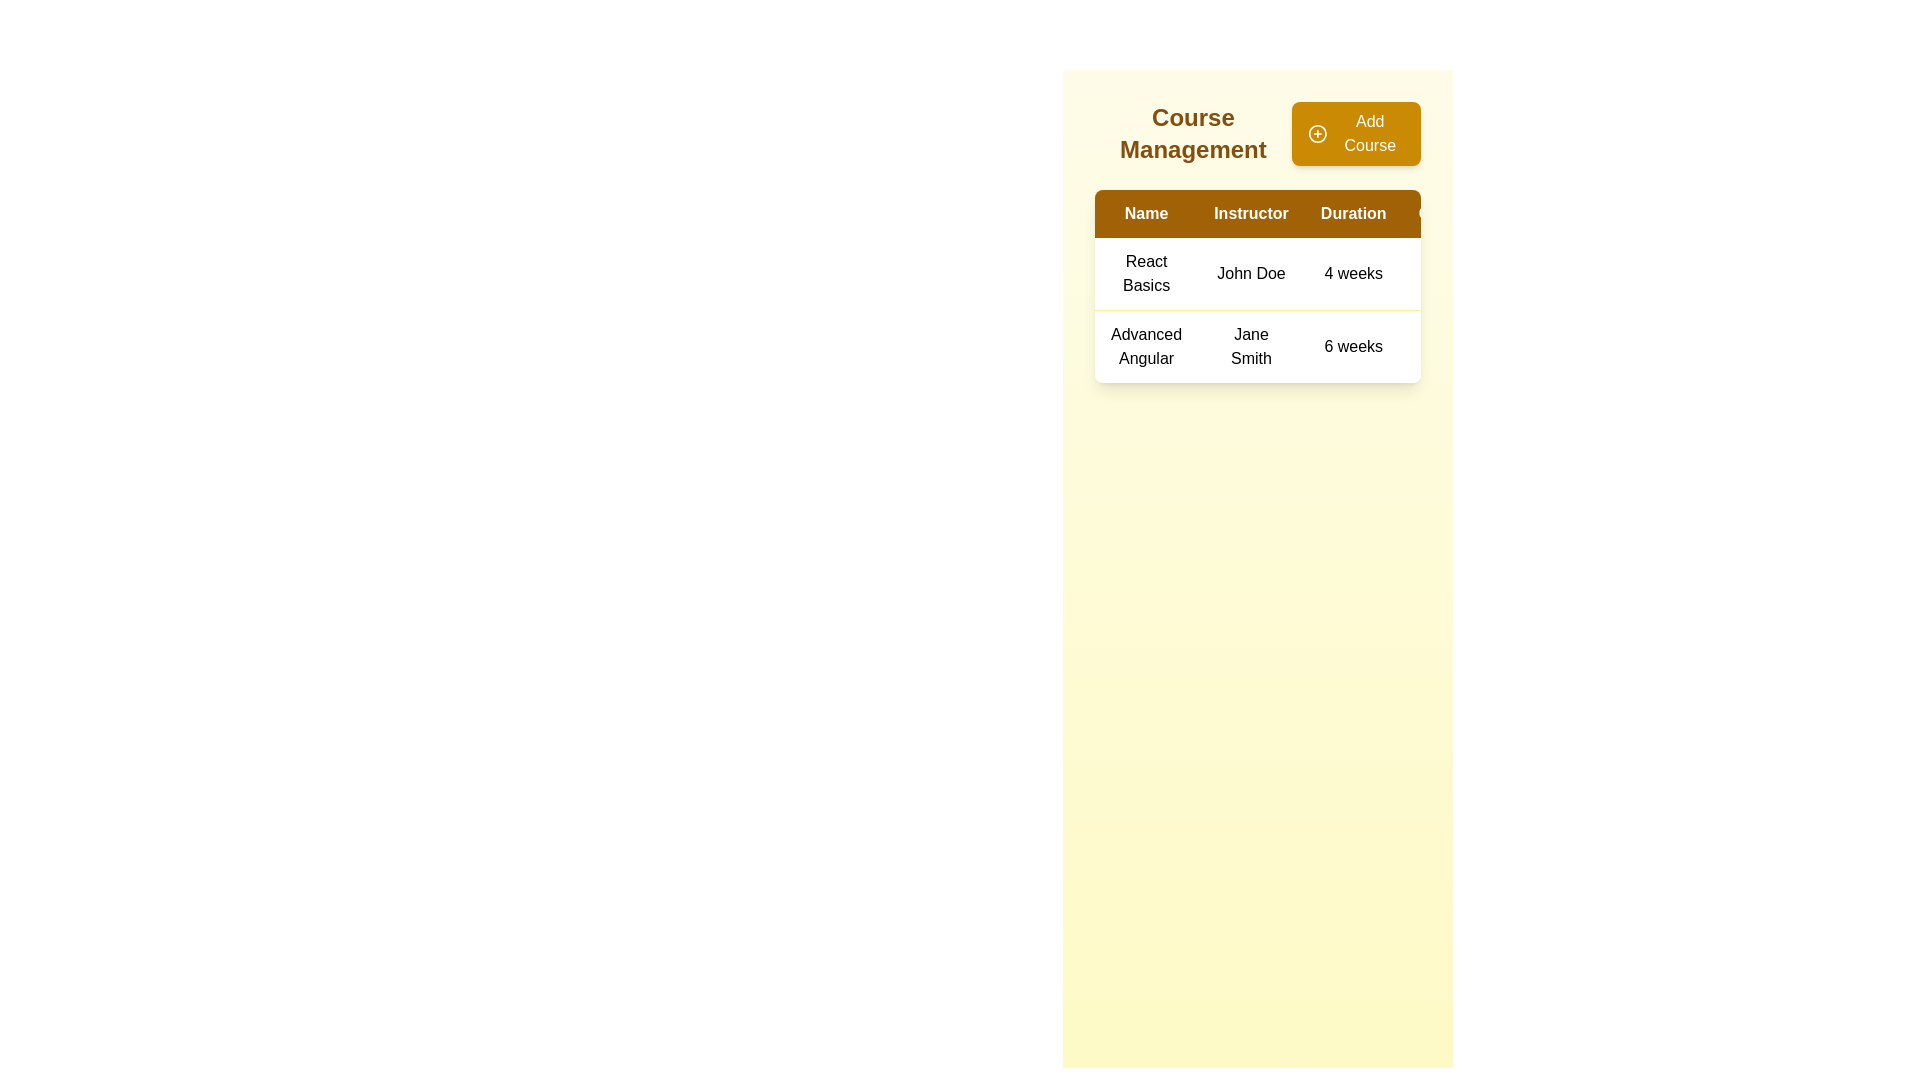 This screenshot has width=1920, height=1080. What do you see at coordinates (1146, 213) in the screenshot?
I see `the column header labeled 'Course Names' in the Course Management table, which is the first element in the top row of the table` at bounding box center [1146, 213].